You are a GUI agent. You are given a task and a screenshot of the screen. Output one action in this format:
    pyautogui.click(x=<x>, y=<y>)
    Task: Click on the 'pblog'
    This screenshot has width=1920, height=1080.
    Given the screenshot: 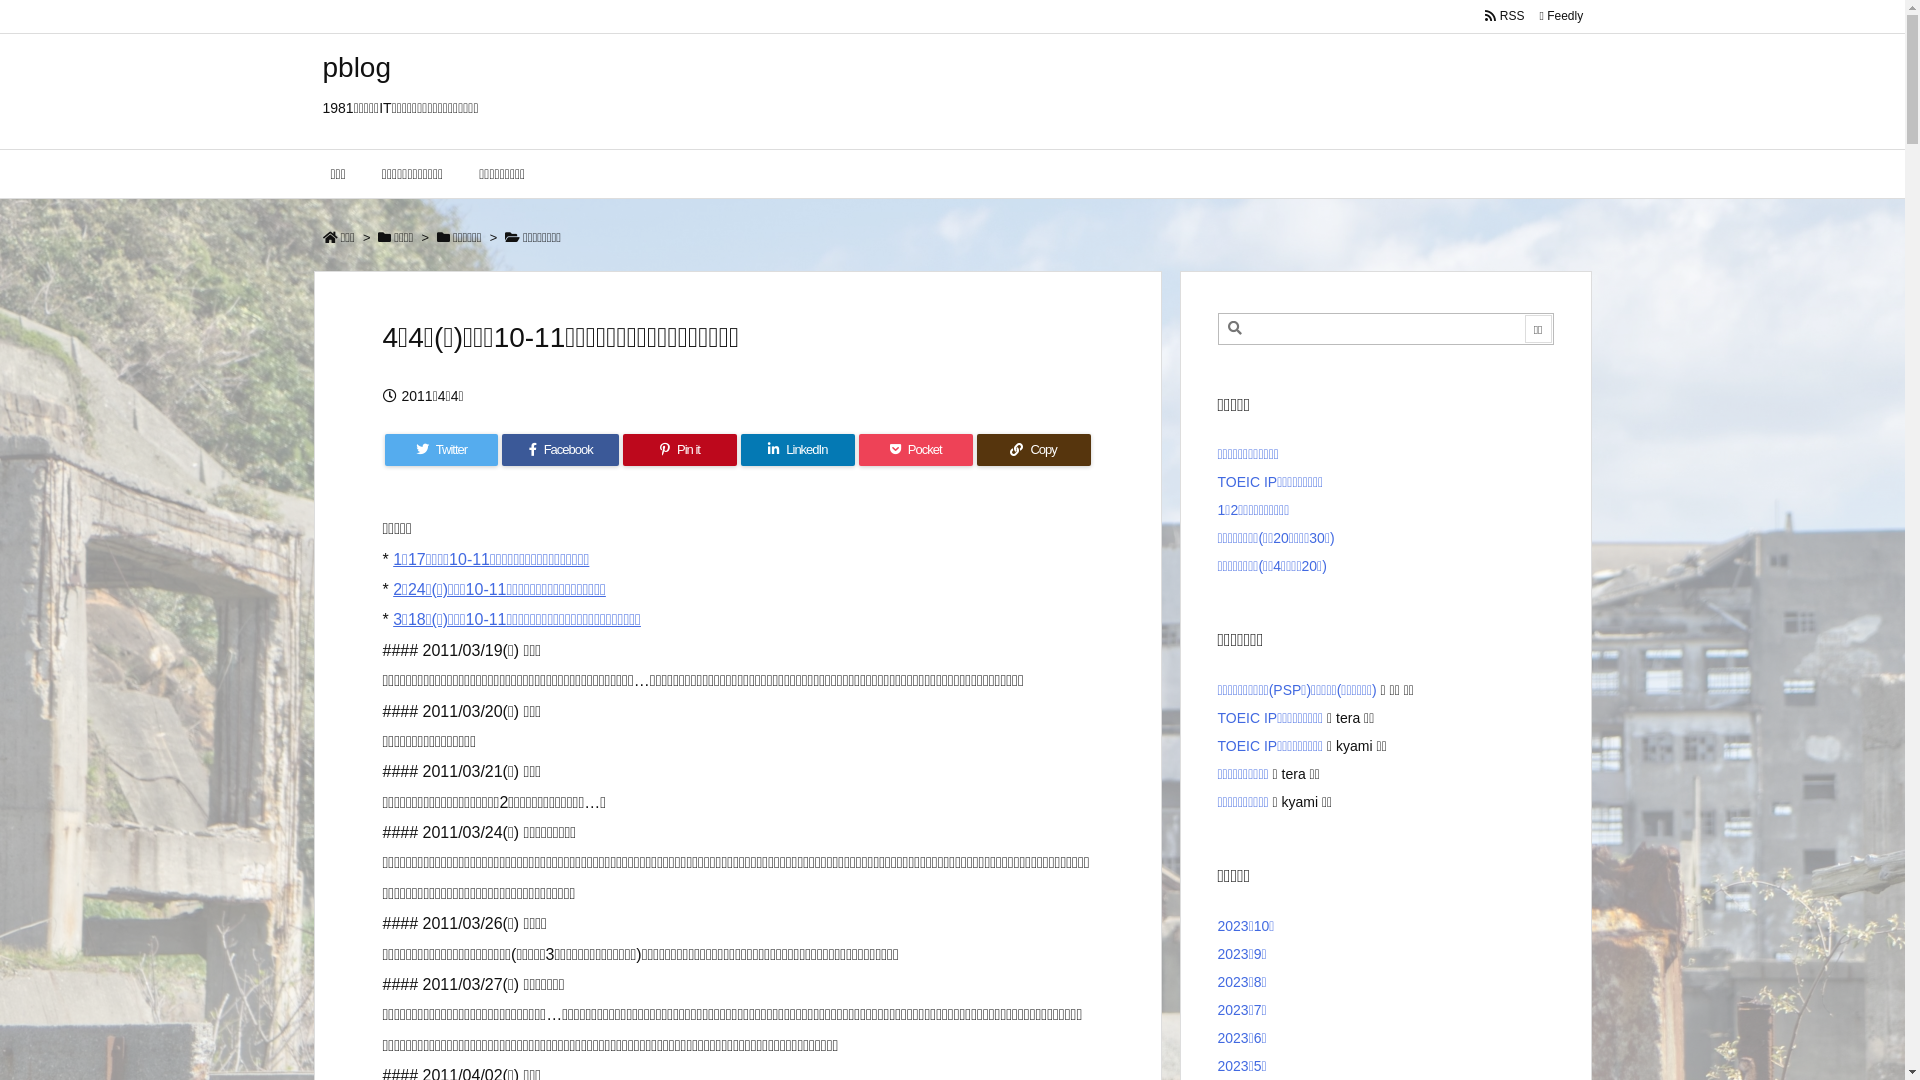 What is the action you would take?
    pyautogui.click(x=356, y=66)
    